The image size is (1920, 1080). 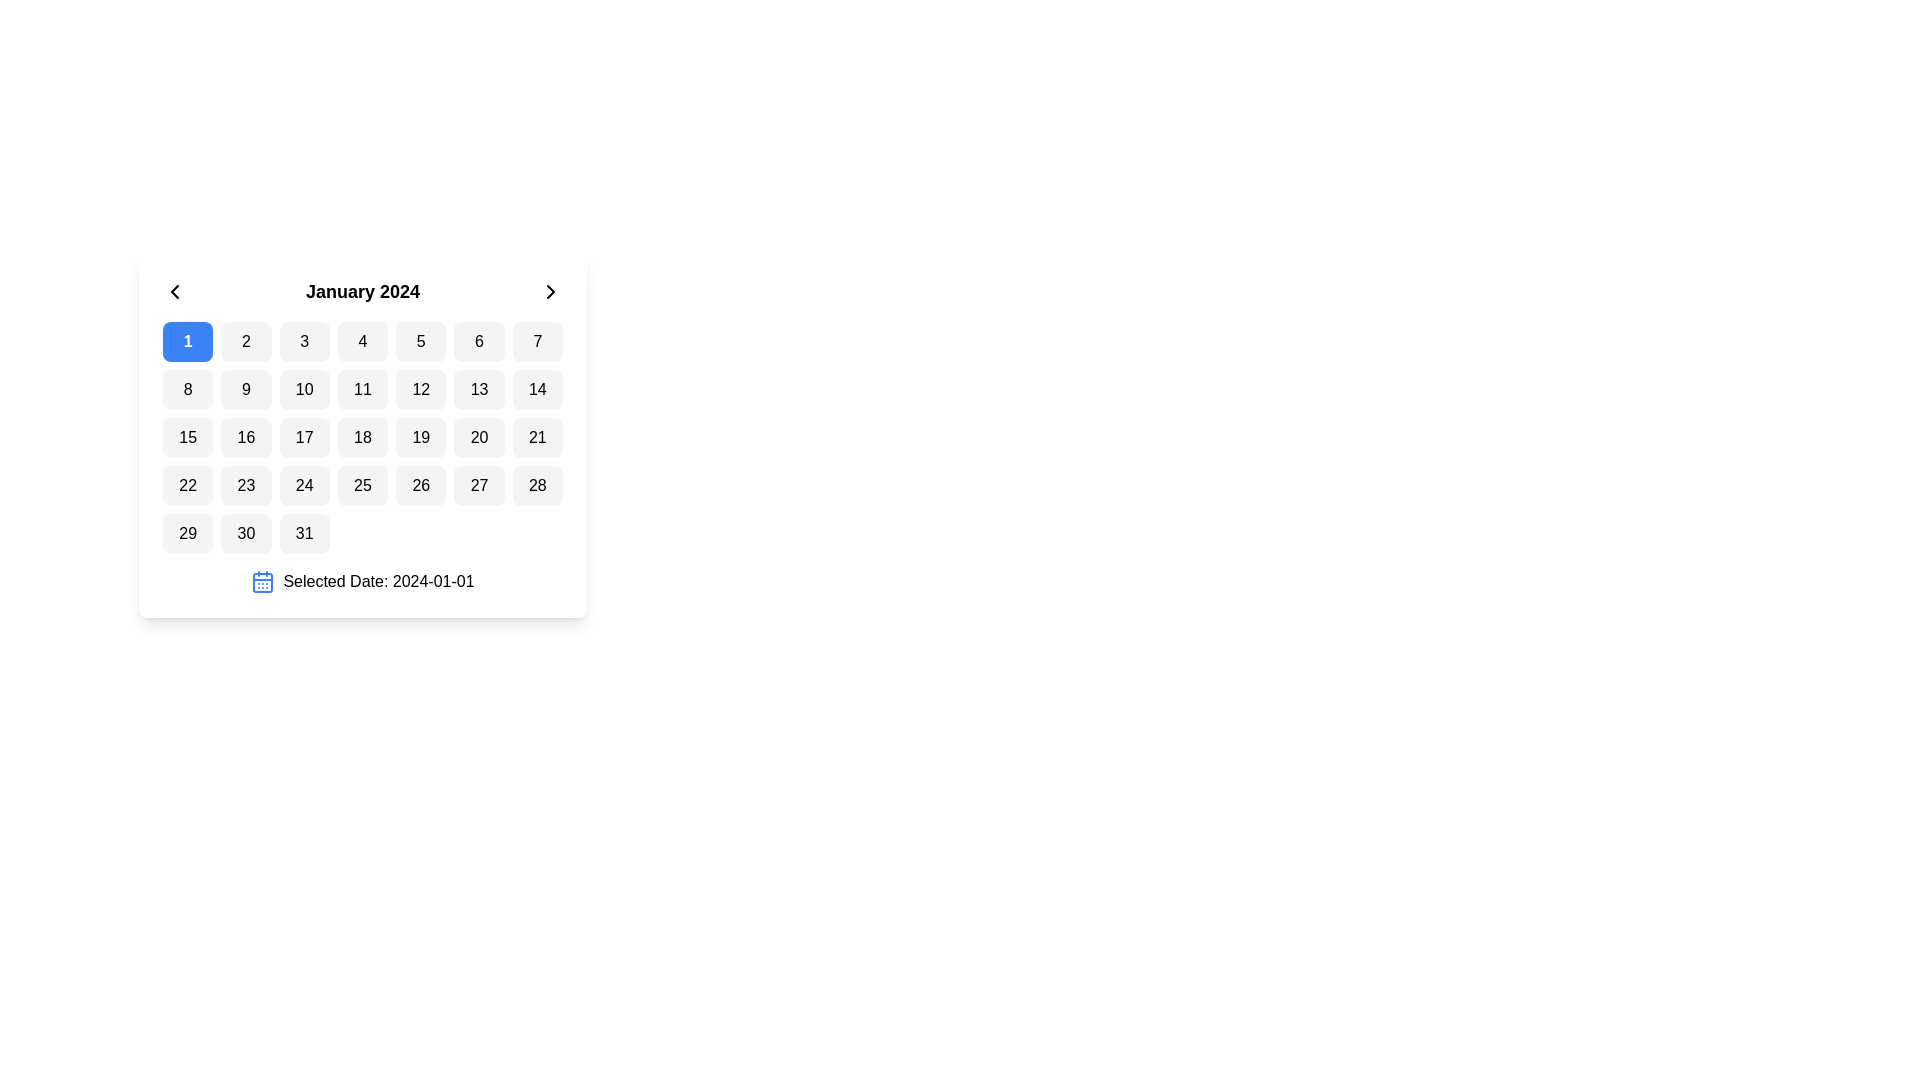 What do you see at coordinates (187, 389) in the screenshot?
I see `the button representing the 8th day of the month in the calendar view, located in the second row and first column of the calendar grid` at bounding box center [187, 389].